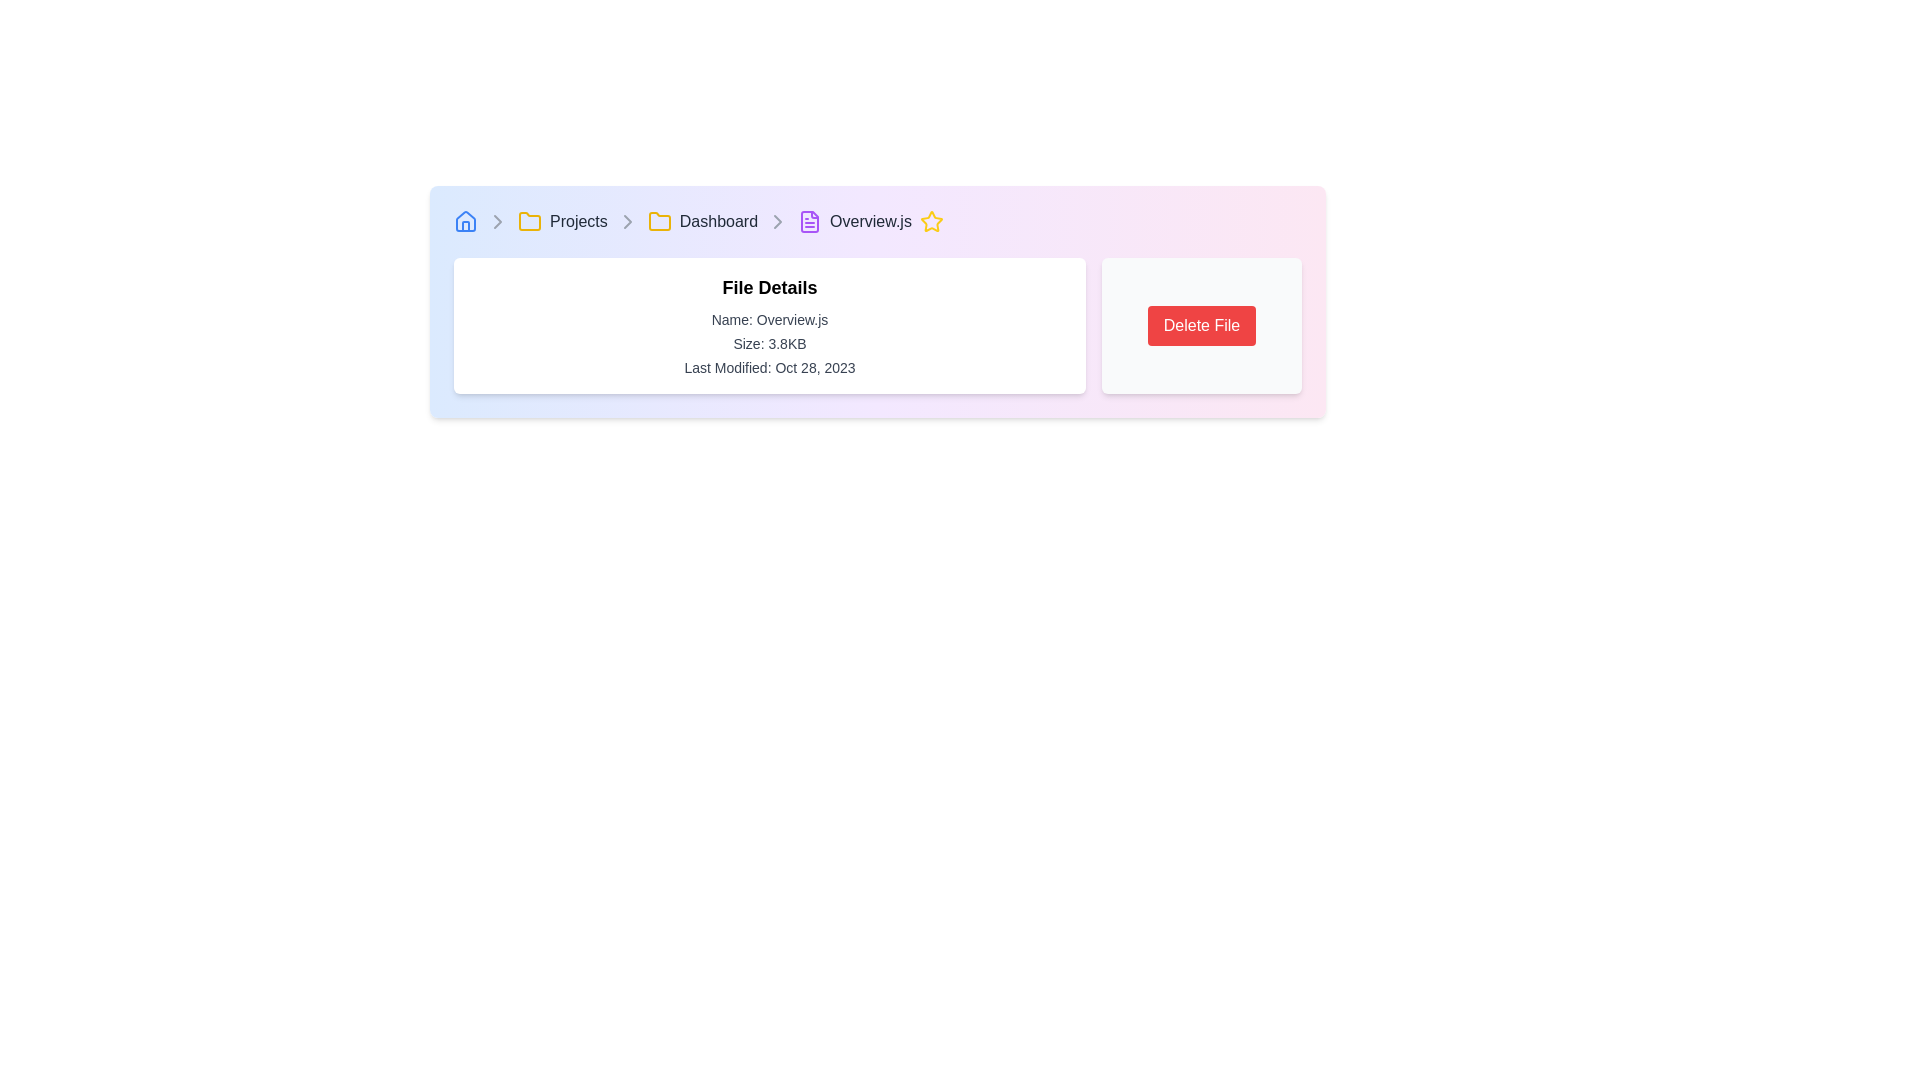  Describe the element at coordinates (768, 342) in the screenshot. I see `the Text label that displays the file size information for the currently detailed file, which is positioned below the text 'Name: Overview.js' and above 'Last Modified: Oct 28, 2023'` at that location.